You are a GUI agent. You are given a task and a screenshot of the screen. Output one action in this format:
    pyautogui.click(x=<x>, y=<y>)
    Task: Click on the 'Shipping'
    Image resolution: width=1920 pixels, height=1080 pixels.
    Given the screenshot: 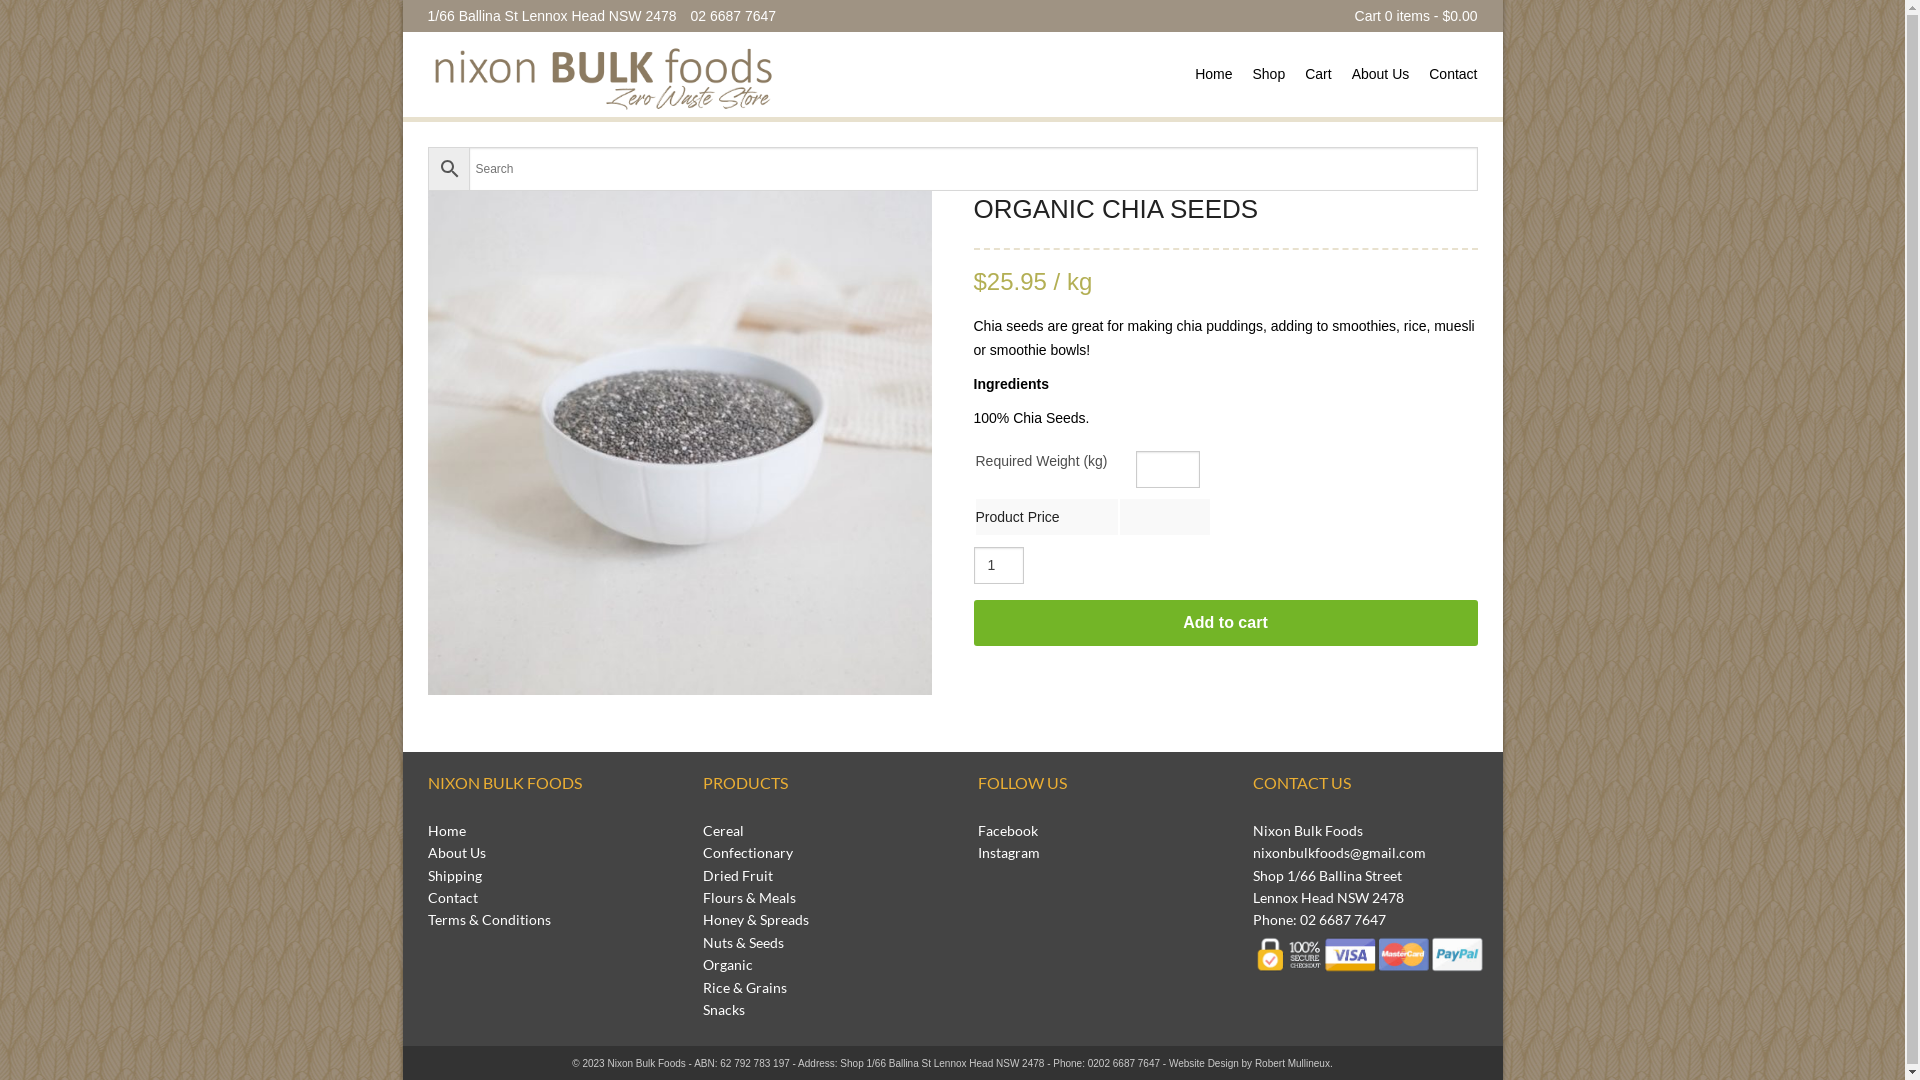 What is the action you would take?
    pyautogui.click(x=426, y=874)
    